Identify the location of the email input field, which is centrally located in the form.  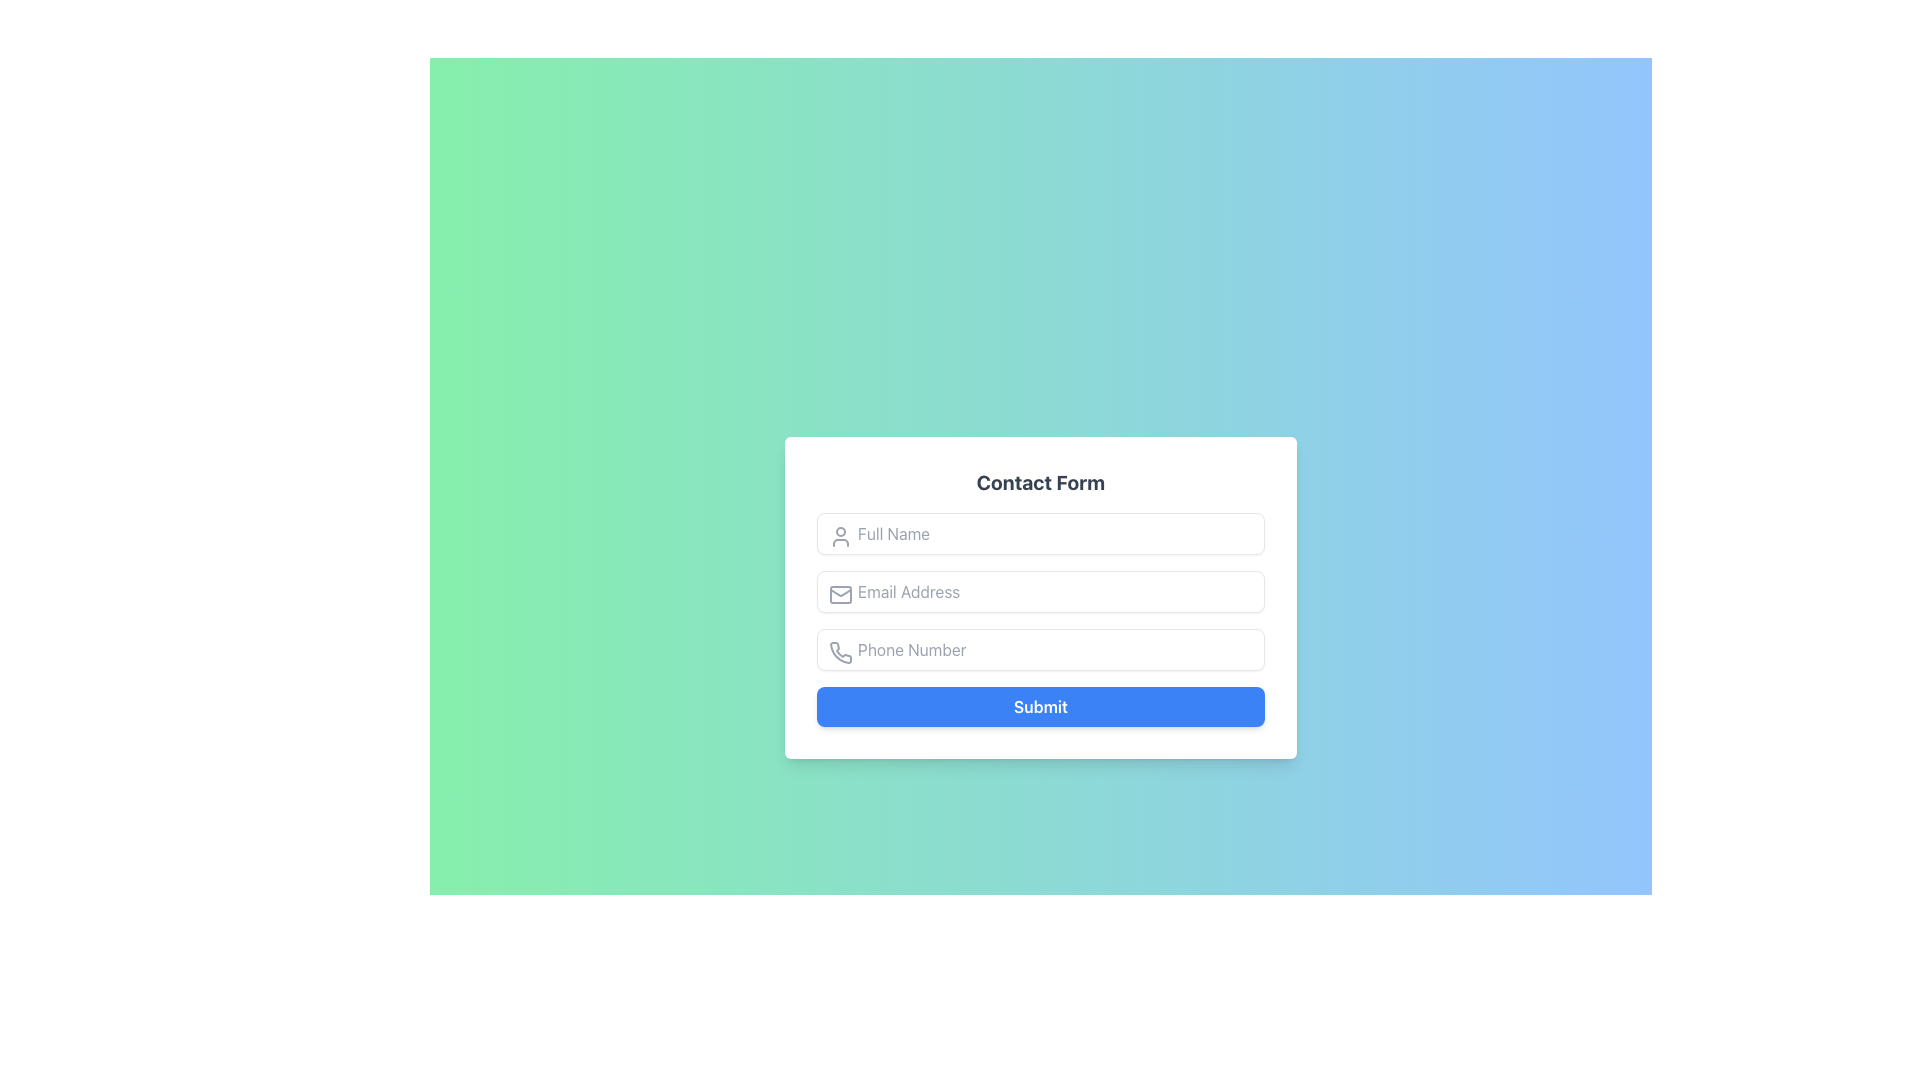
(1040, 590).